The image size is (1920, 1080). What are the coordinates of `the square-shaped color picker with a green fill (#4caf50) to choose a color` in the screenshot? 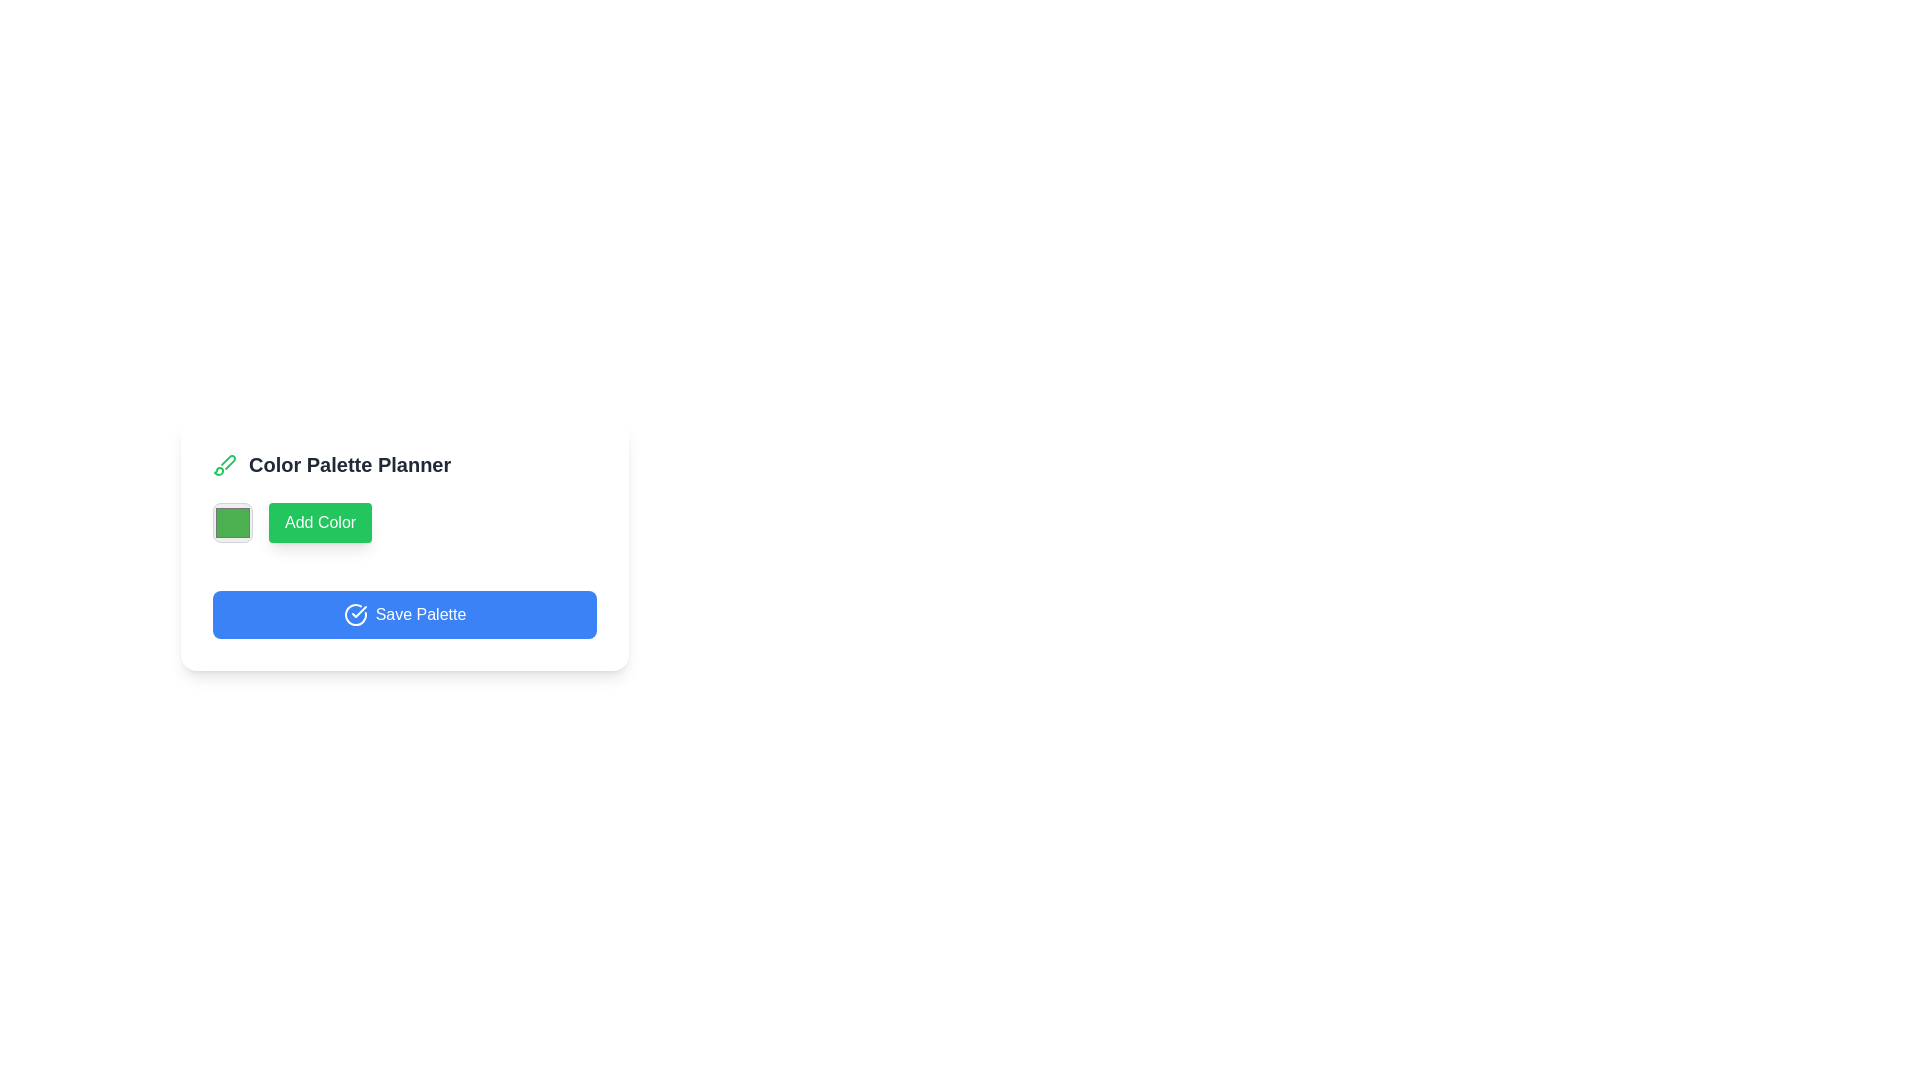 It's located at (233, 522).